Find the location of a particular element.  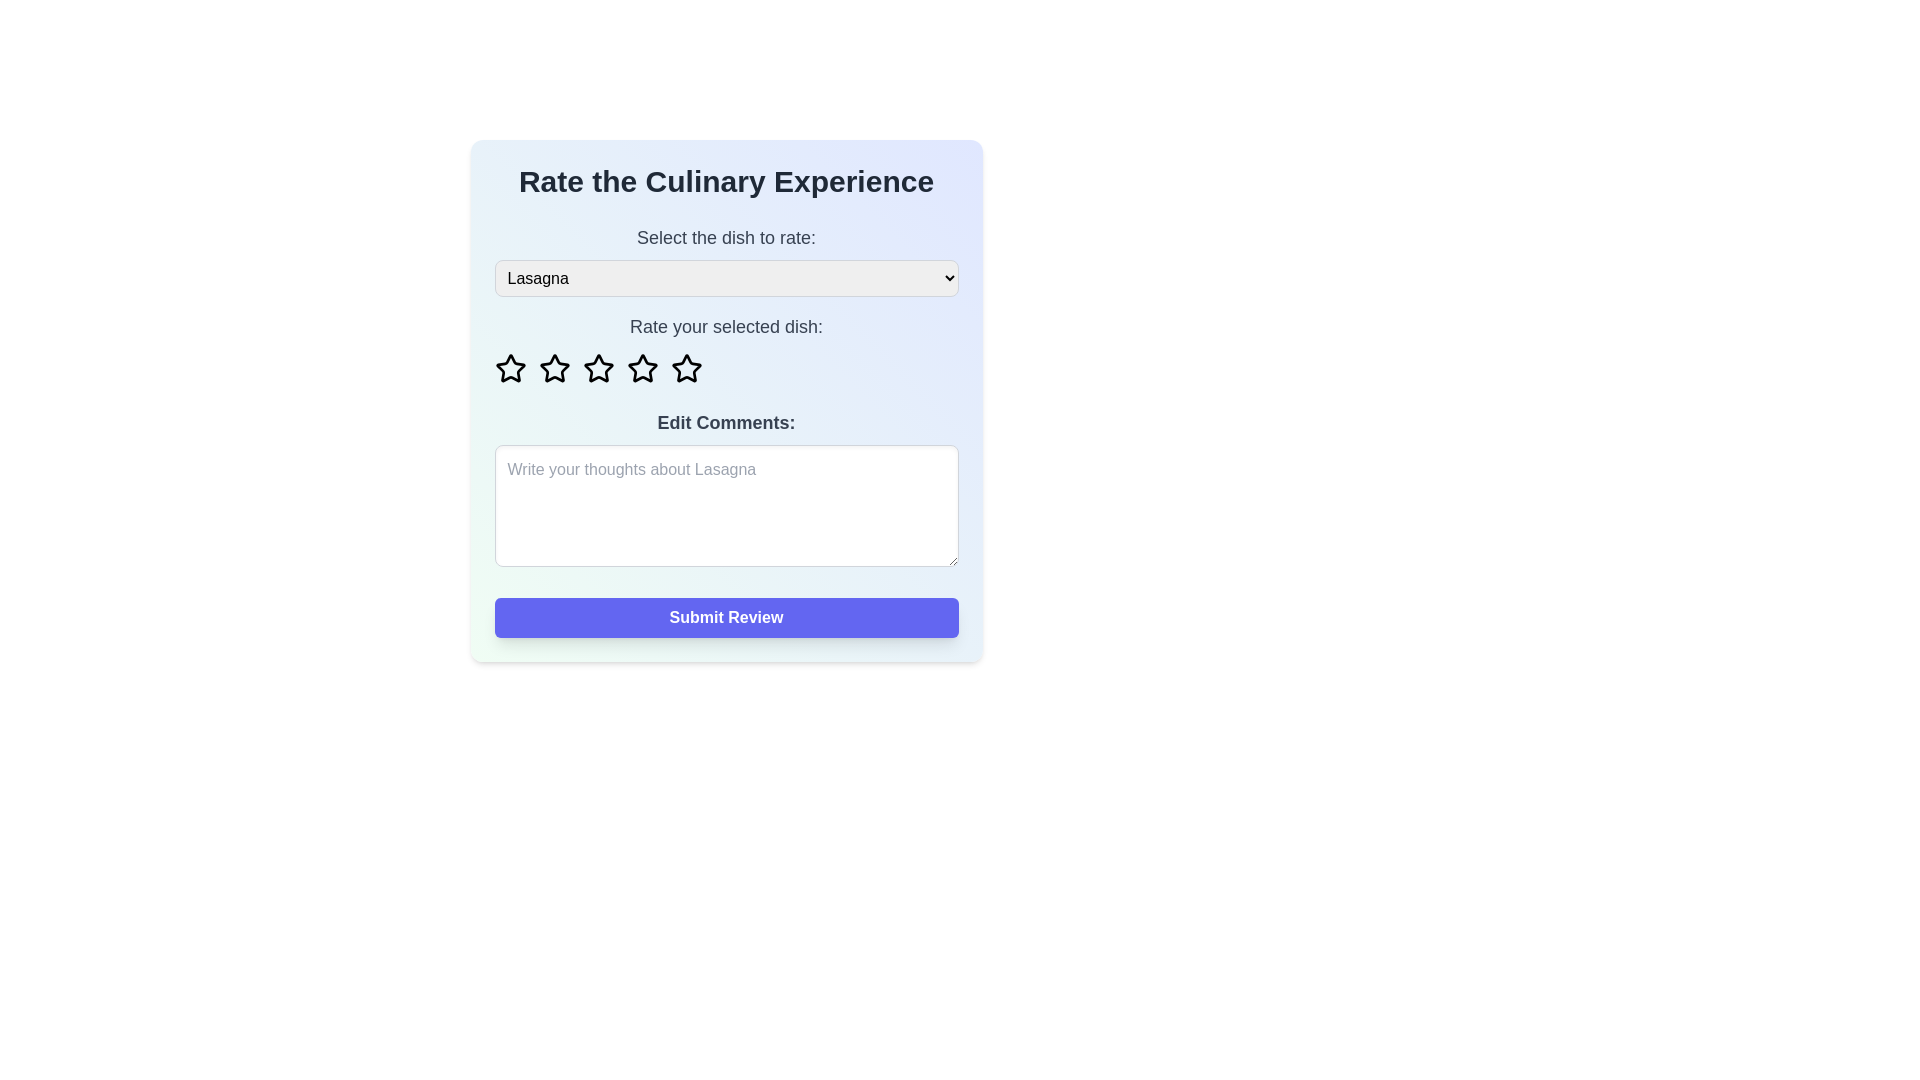

the third star icon is located at coordinates (642, 368).